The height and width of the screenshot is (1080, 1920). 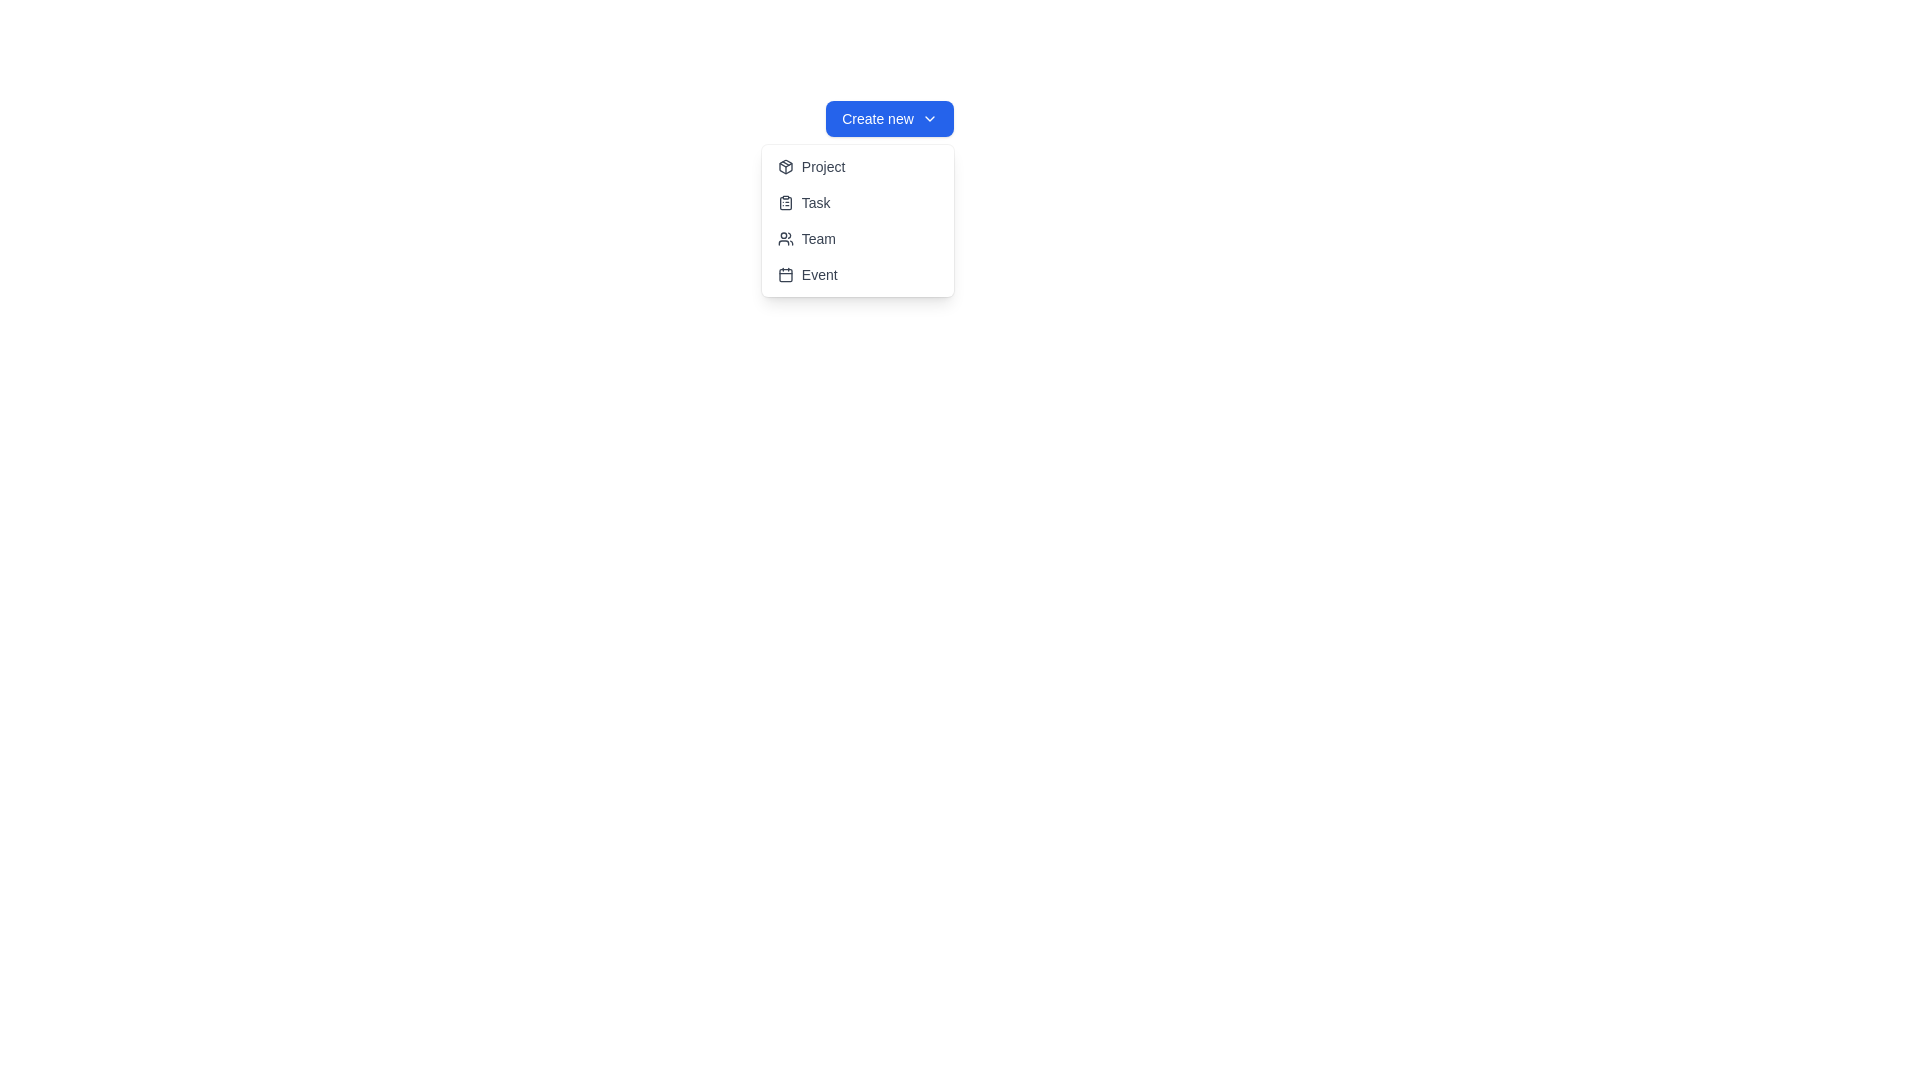 I want to click on the first option in the dropdown menu that is related to 'Project', so click(x=857, y=165).